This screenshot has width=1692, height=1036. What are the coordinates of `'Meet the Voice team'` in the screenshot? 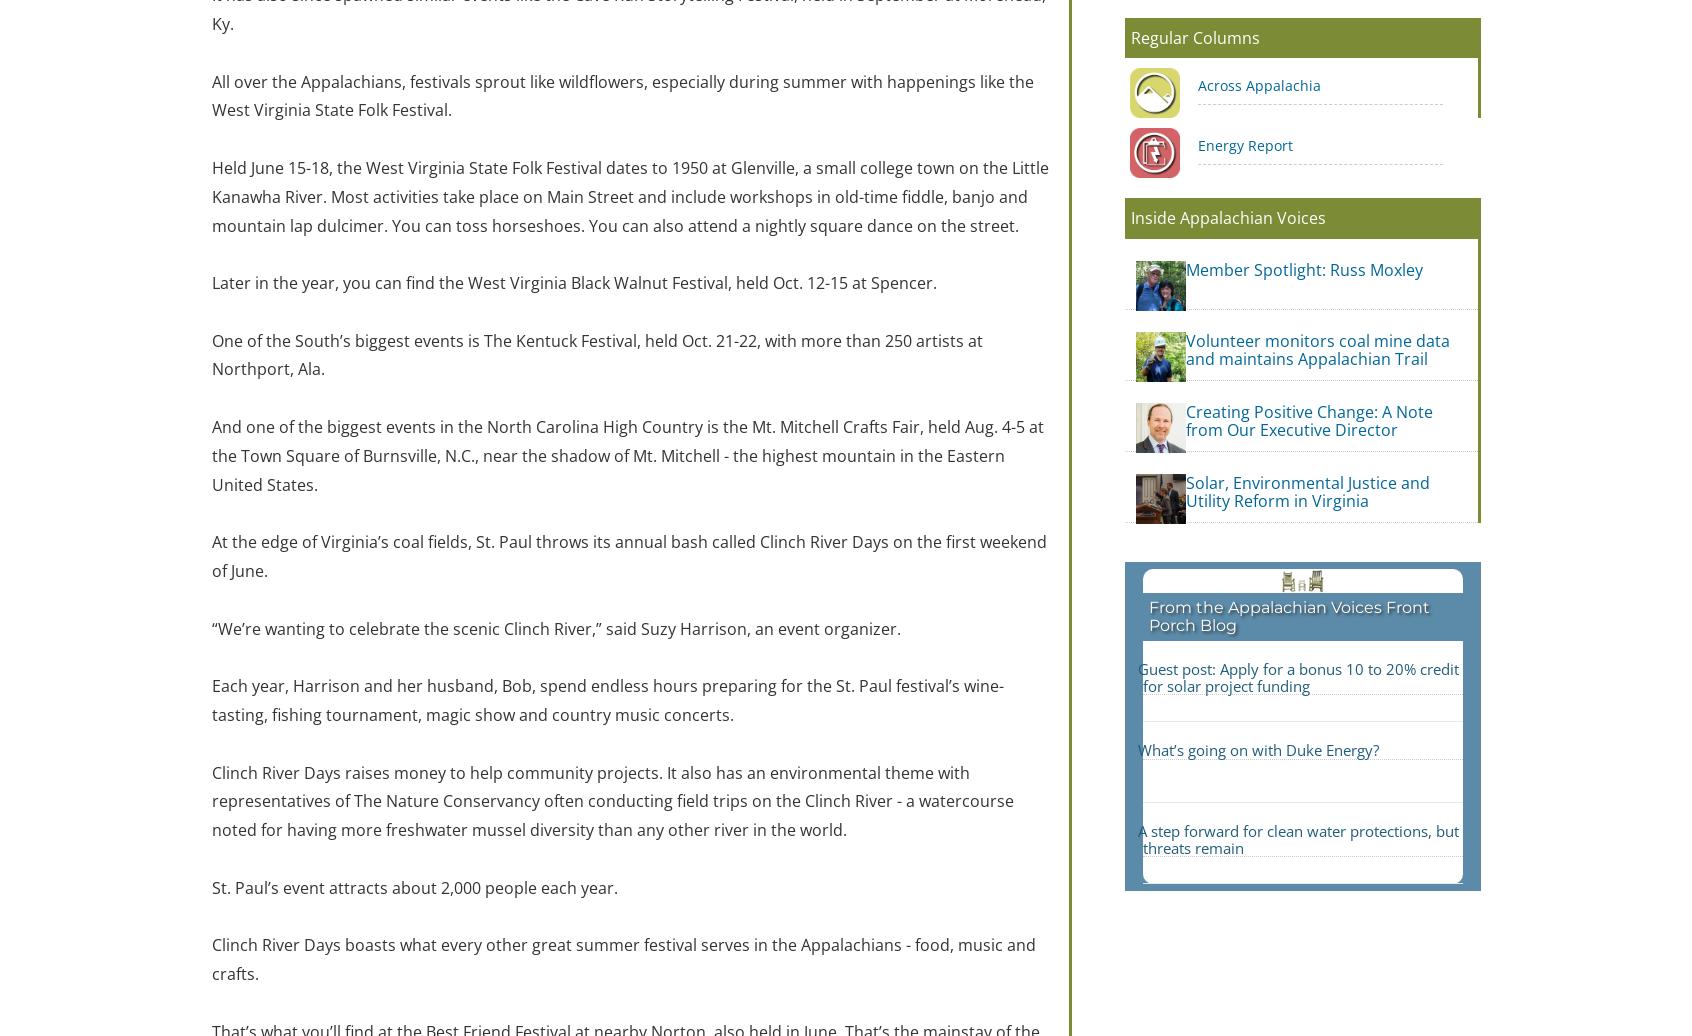 It's located at (758, 623).